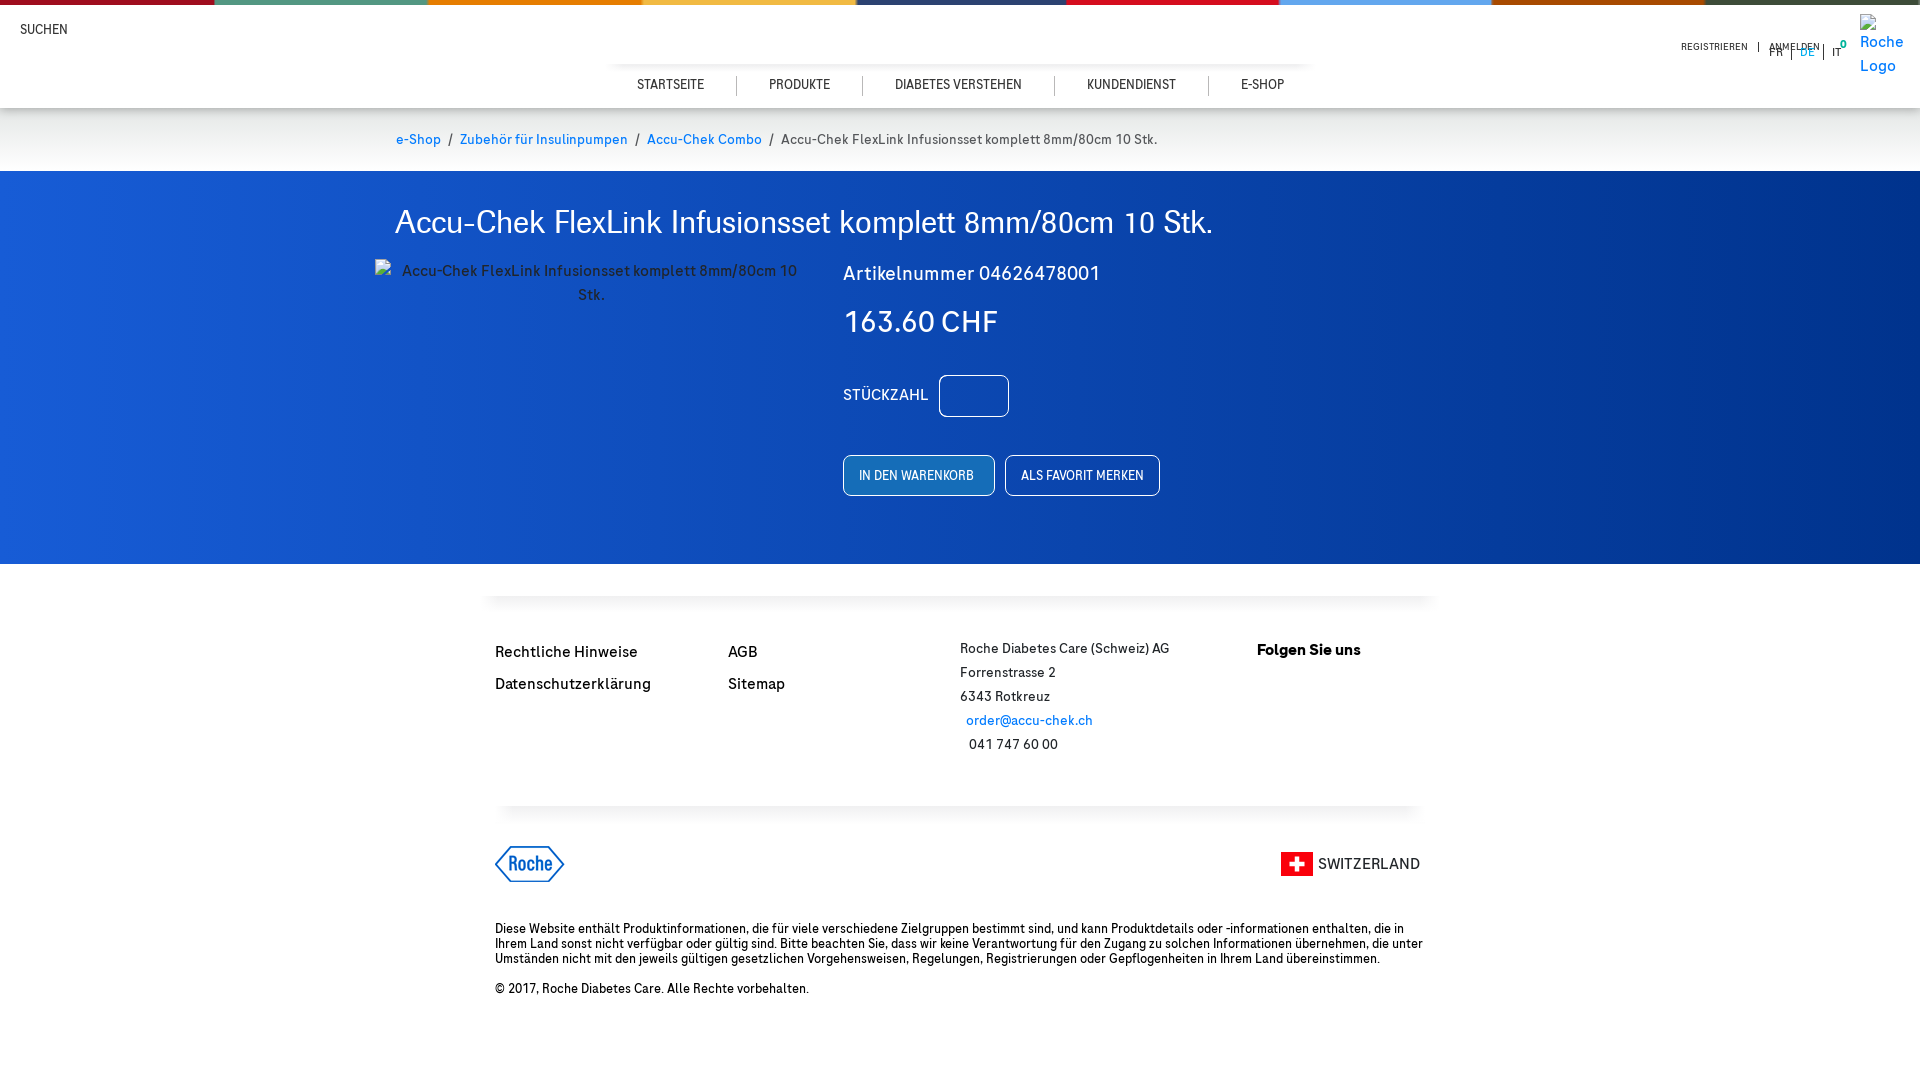 This screenshot has width=1920, height=1080. I want to click on 'PRODUKTE', so click(797, 84).